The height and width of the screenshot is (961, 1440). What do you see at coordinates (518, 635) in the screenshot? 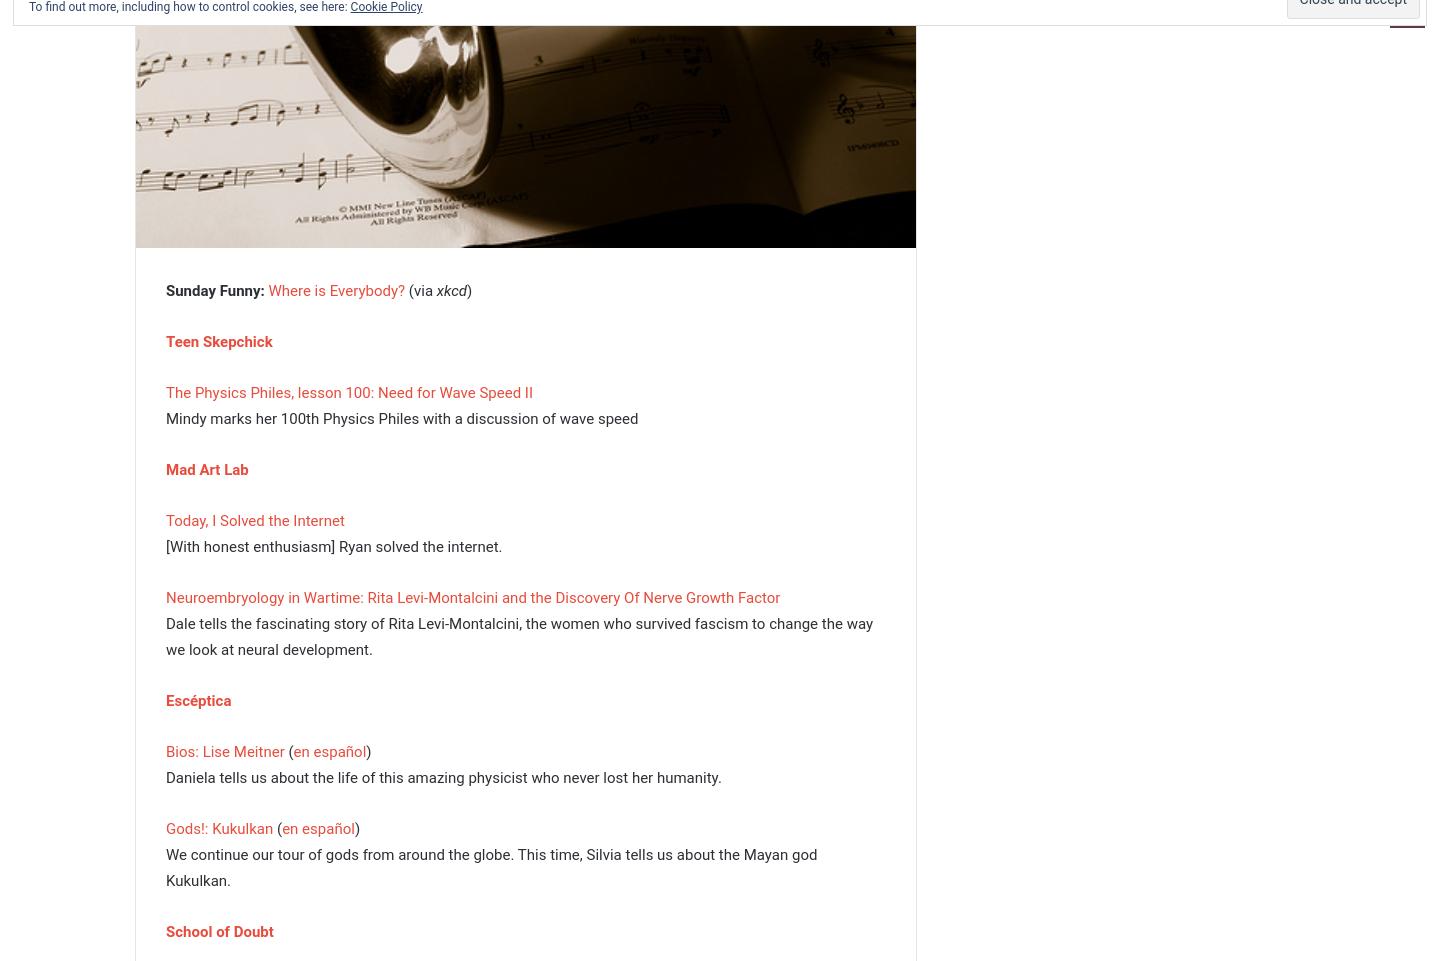
I see `'Dale tells the fascinating story of Rita Levi-Montalcini, the women who survived fascism to change the way we look at neural development.'` at bounding box center [518, 635].